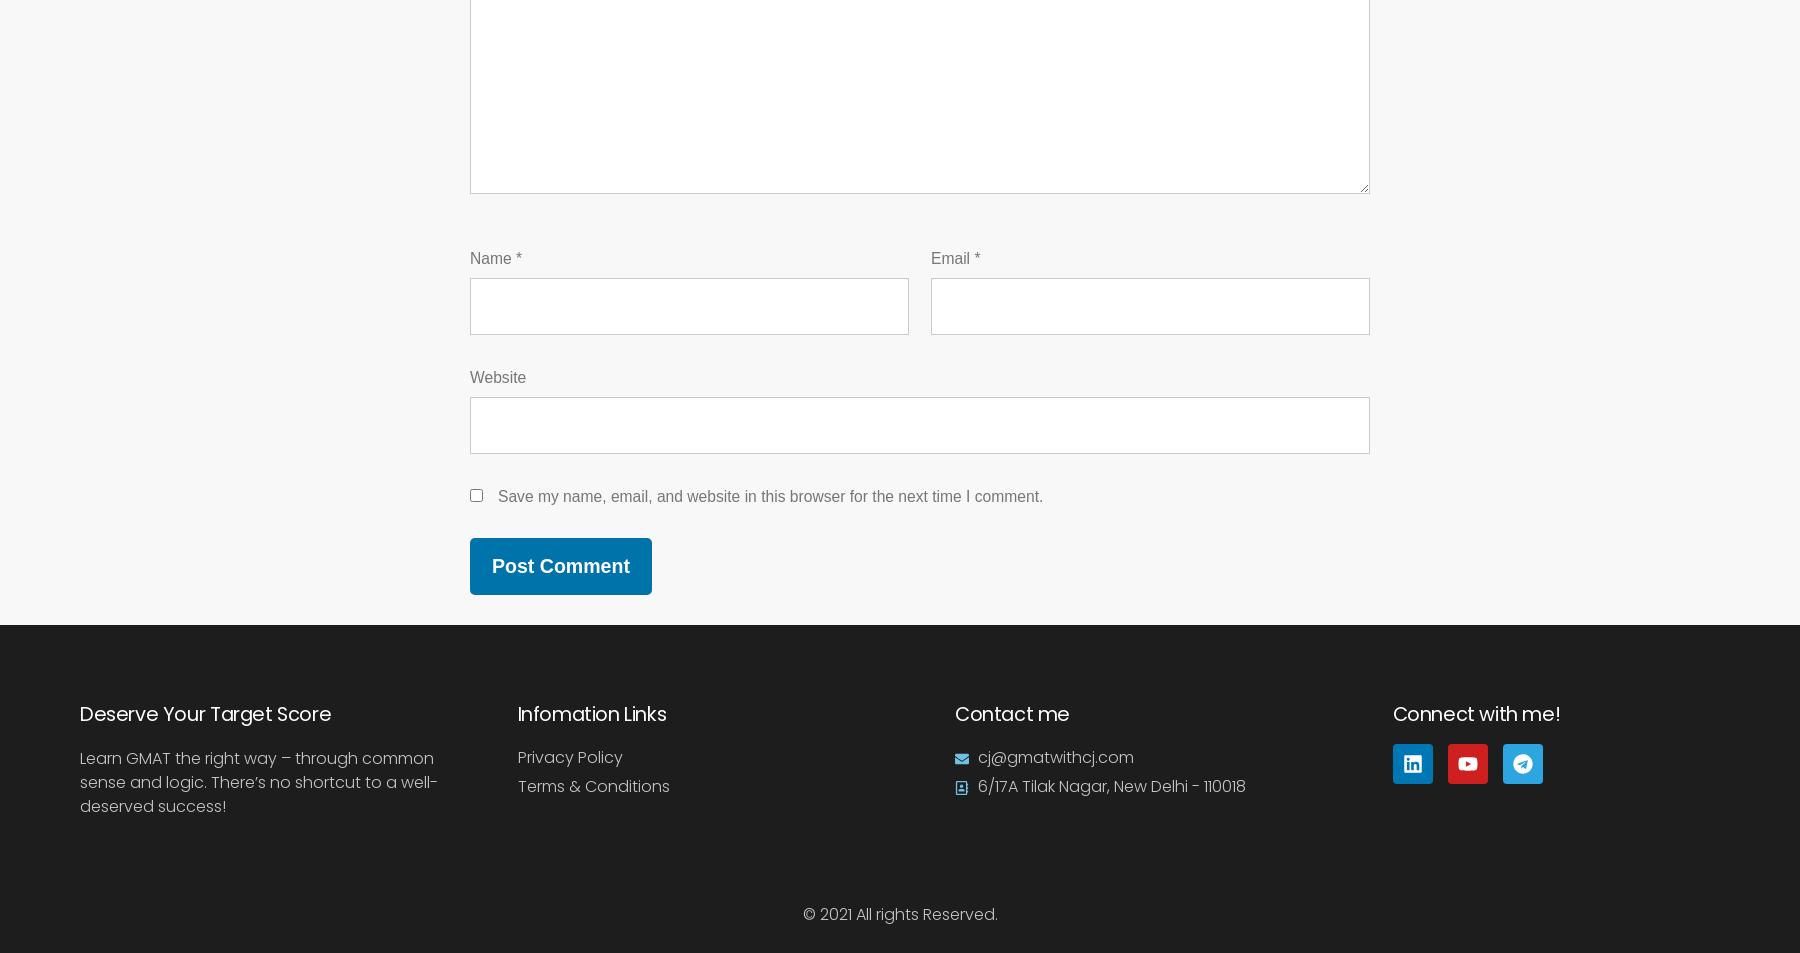  What do you see at coordinates (1054, 756) in the screenshot?
I see `'cj@gmatwithcj.com'` at bounding box center [1054, 756].